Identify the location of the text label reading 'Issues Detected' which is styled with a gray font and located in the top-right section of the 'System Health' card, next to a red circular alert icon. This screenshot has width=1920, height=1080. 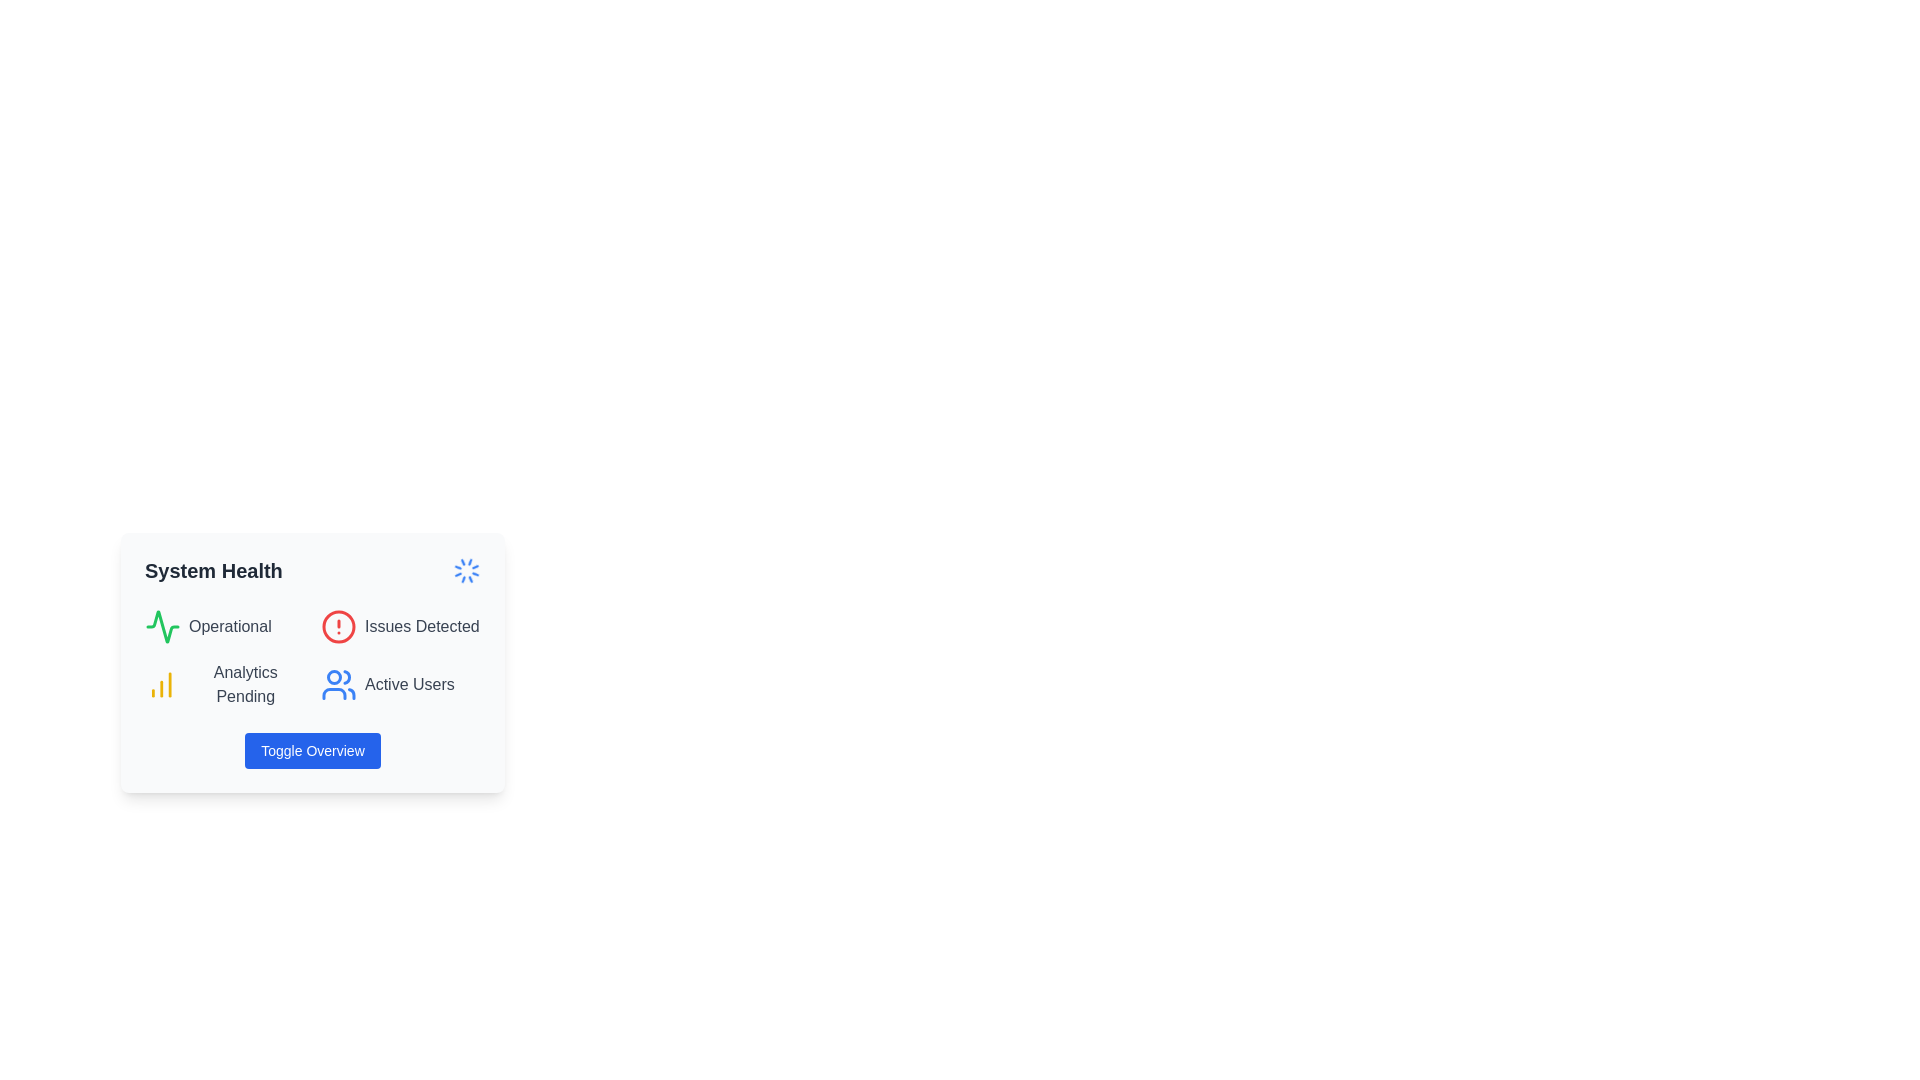
(421, 626).